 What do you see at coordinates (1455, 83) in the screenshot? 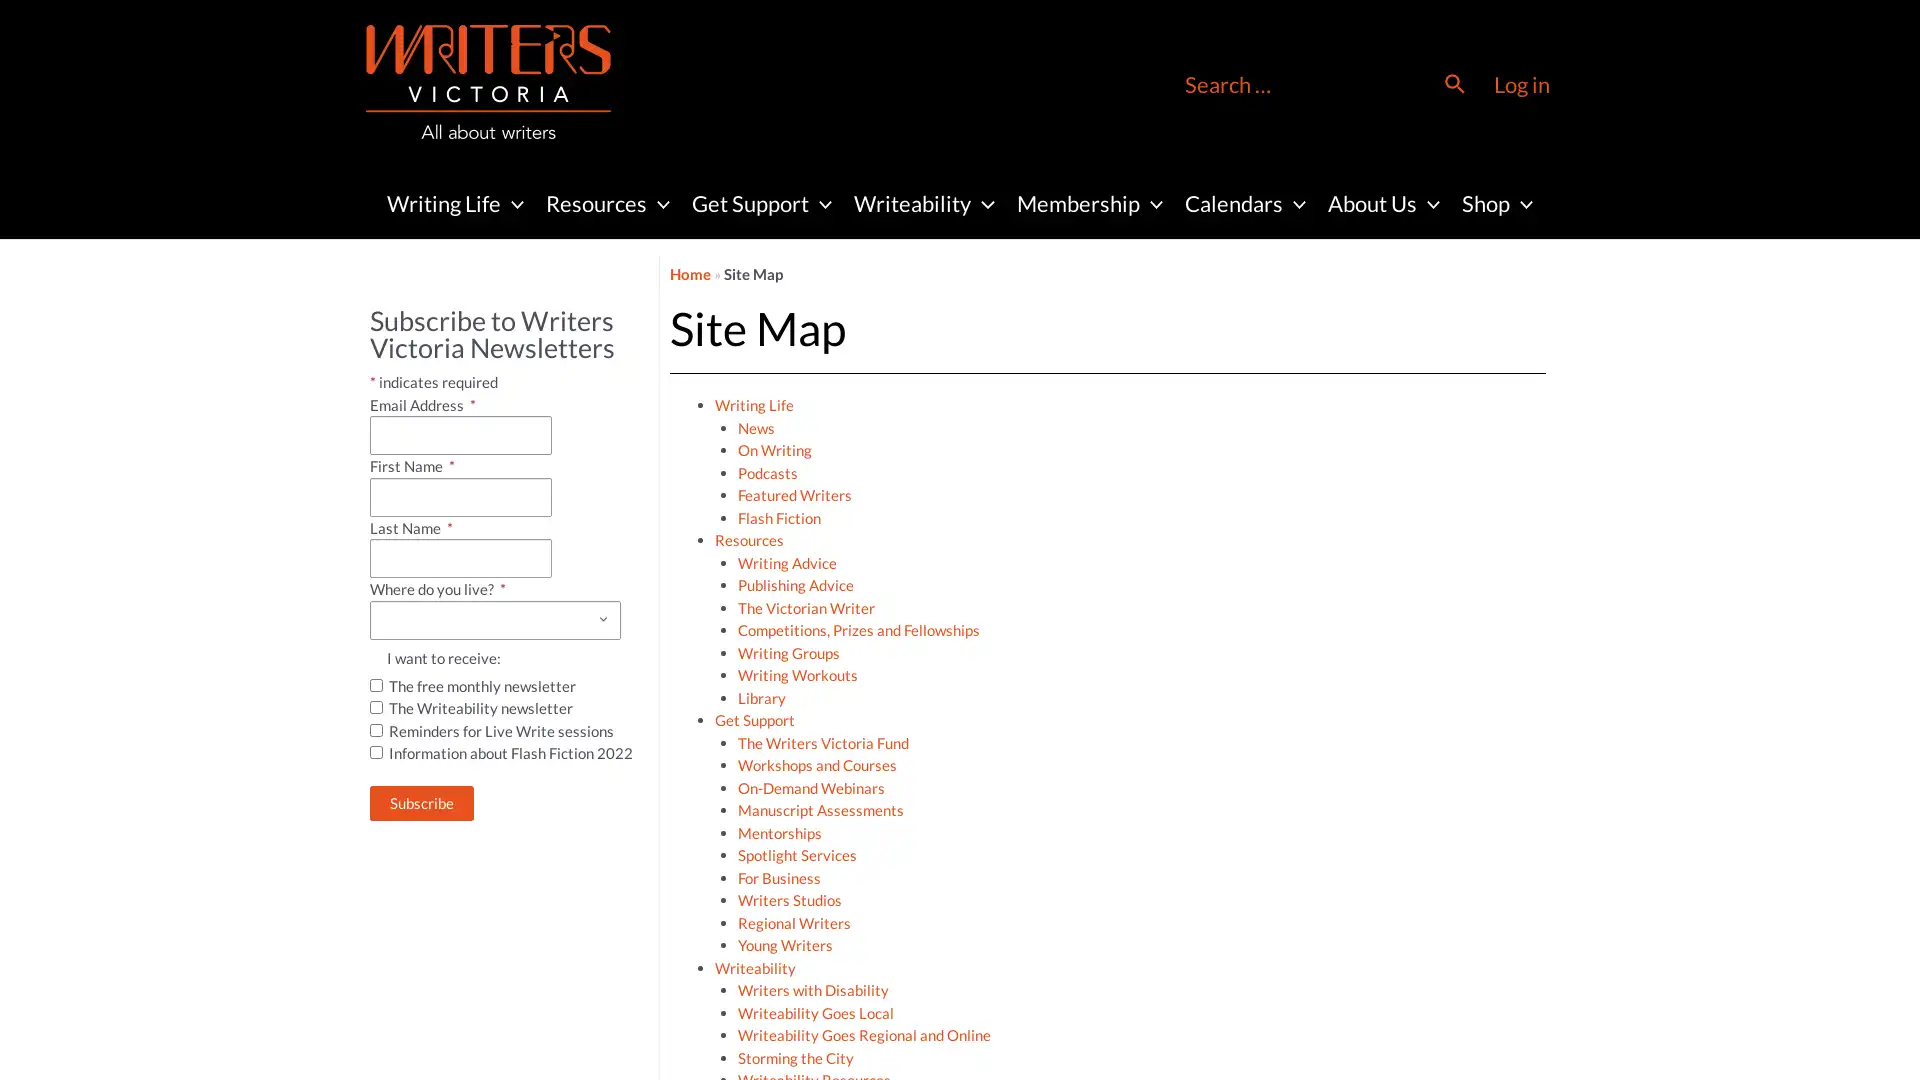
I see `Search` at bounding box center [1455, 83].